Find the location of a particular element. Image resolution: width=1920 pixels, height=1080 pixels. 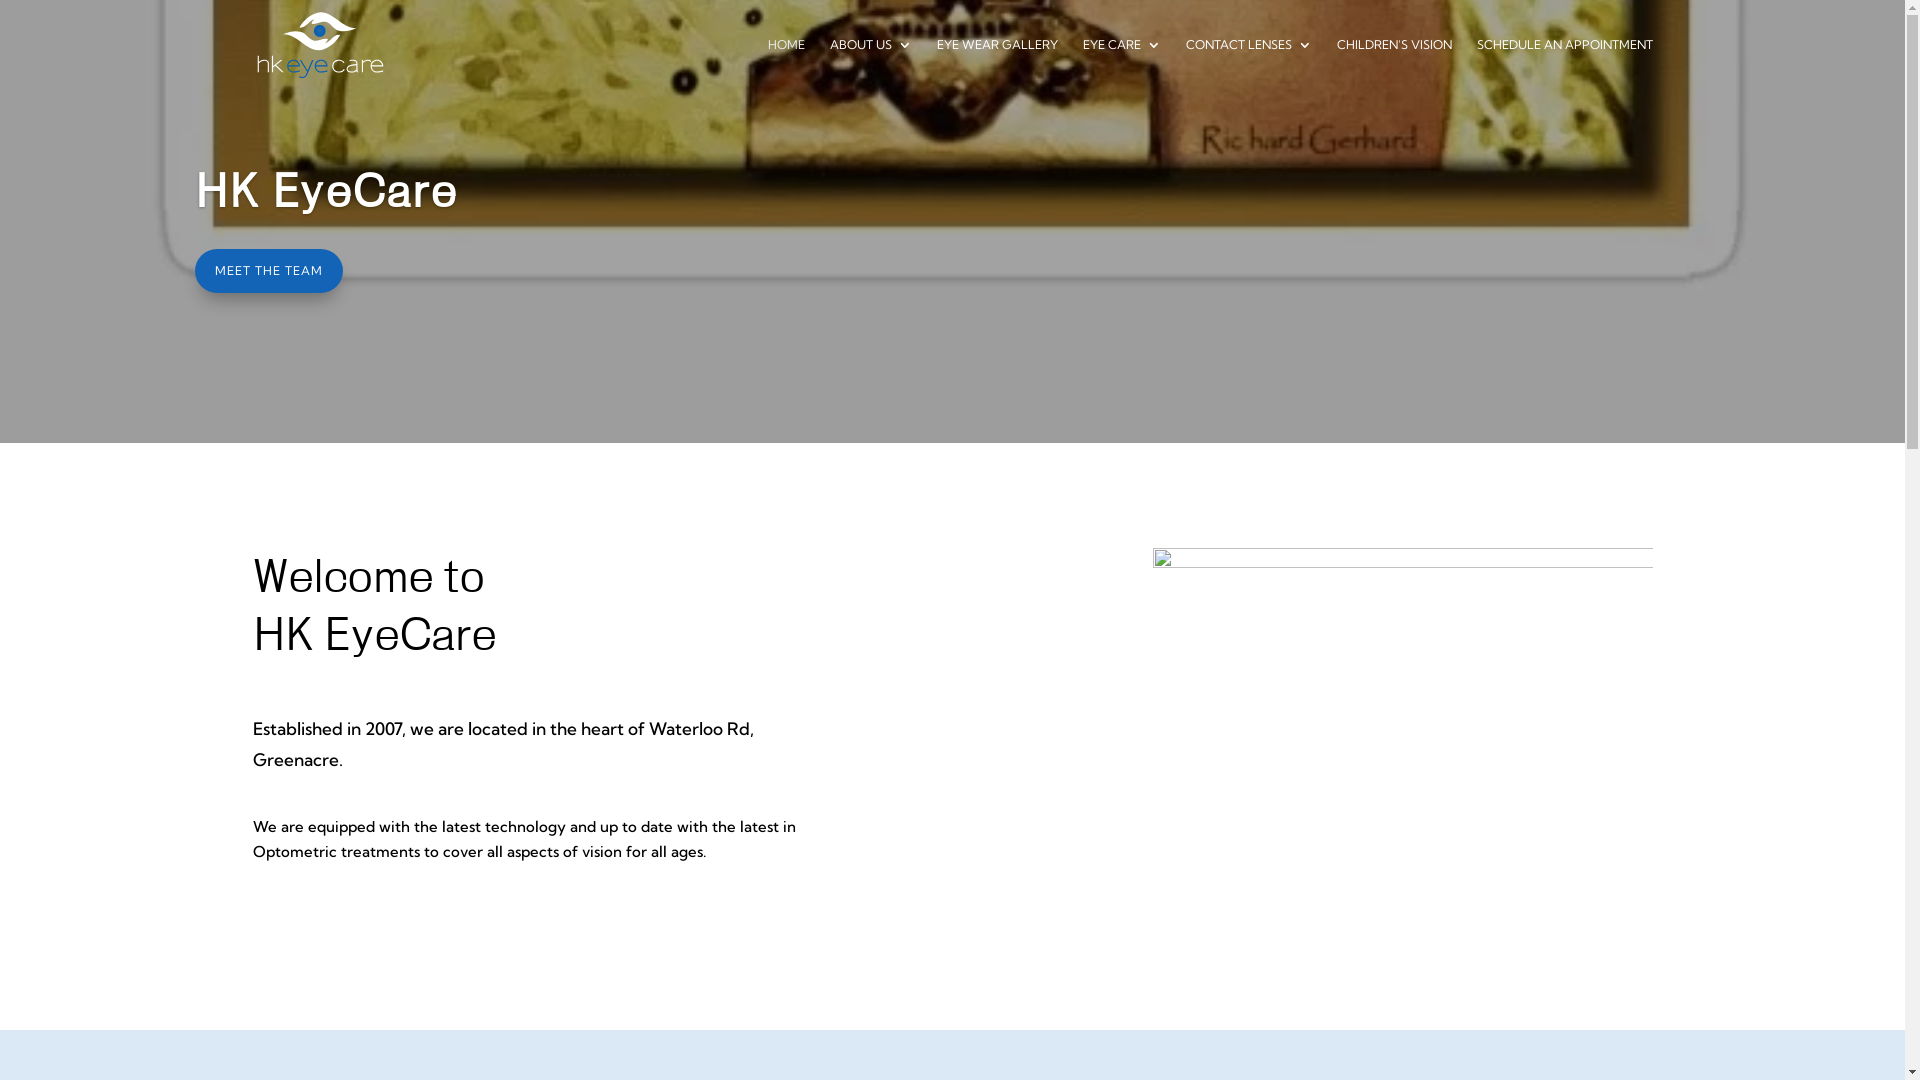

'CONTACT LENSES' is located at coordinates (1185, 63).